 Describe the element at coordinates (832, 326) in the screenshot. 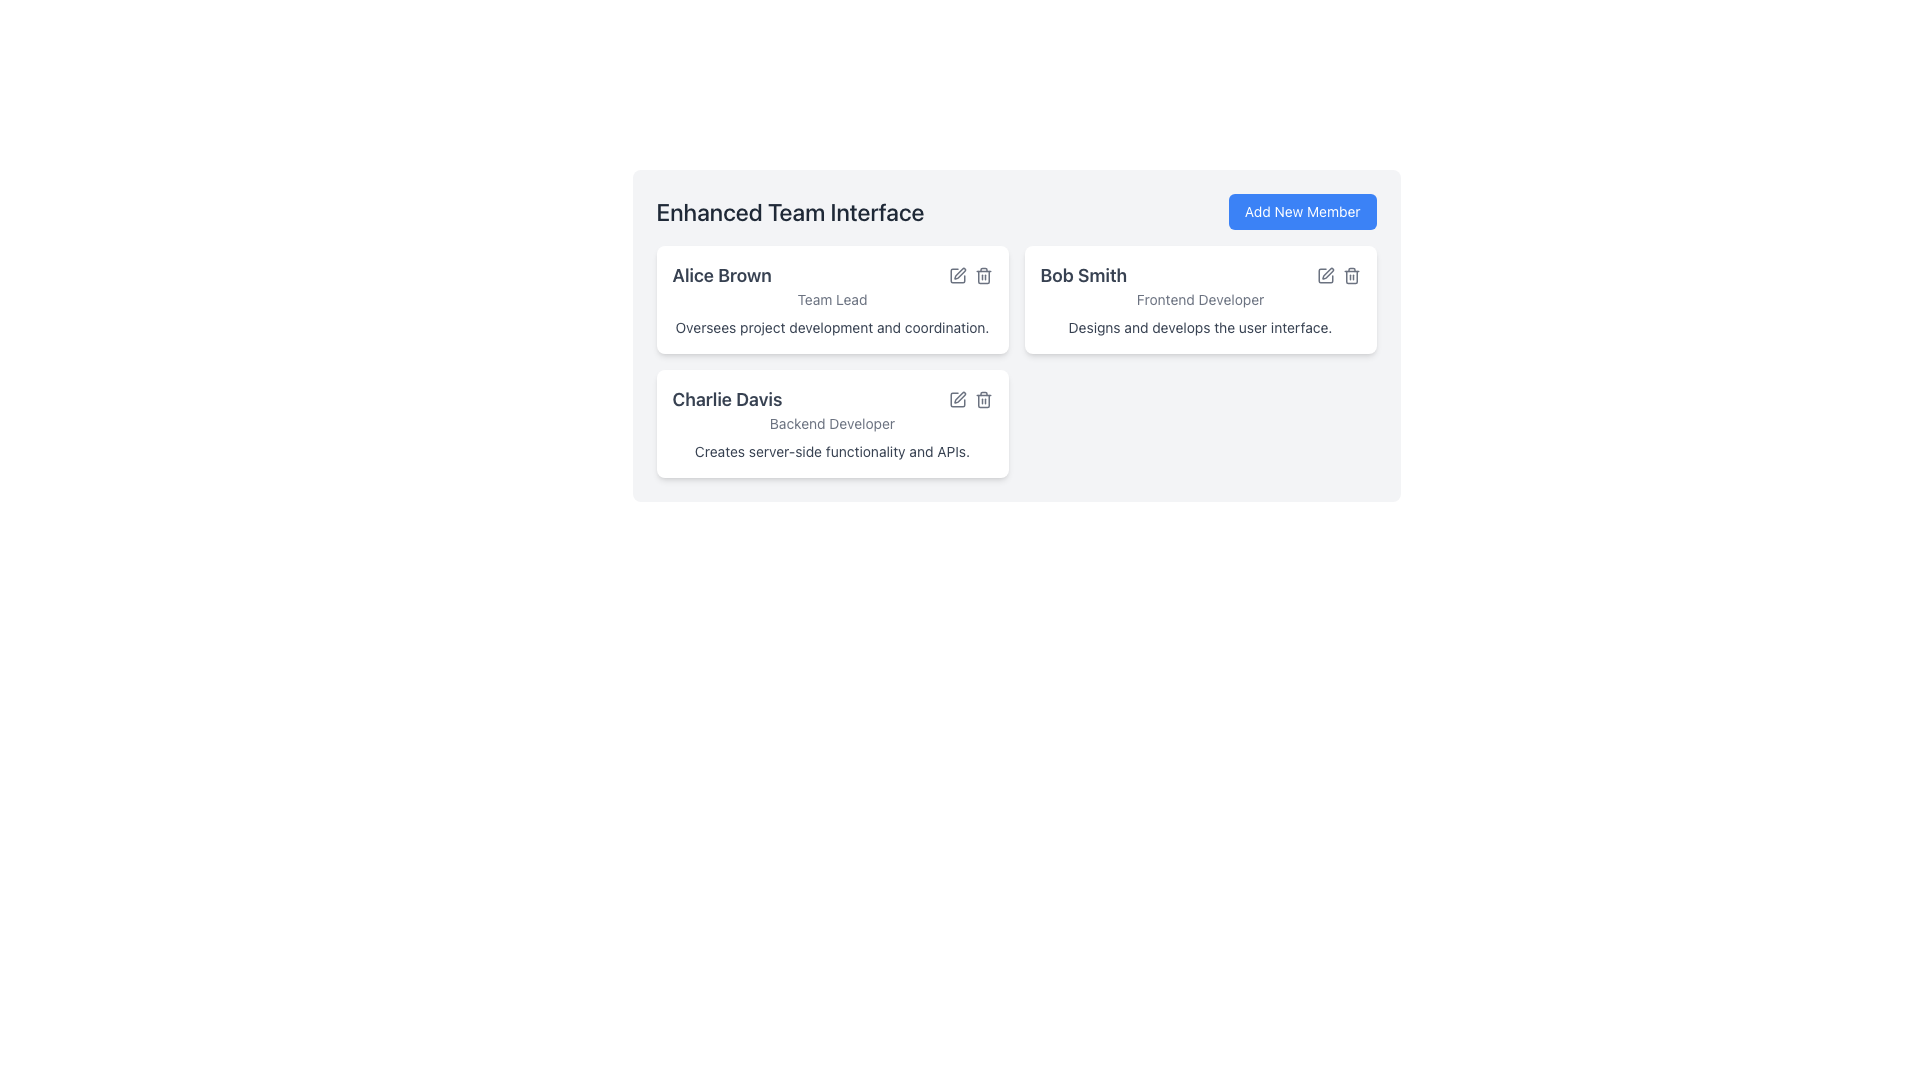

I see `the Text Label that provides a description or job responsibility summary for Alice Brown, located below 'Team Lead'` at that location.